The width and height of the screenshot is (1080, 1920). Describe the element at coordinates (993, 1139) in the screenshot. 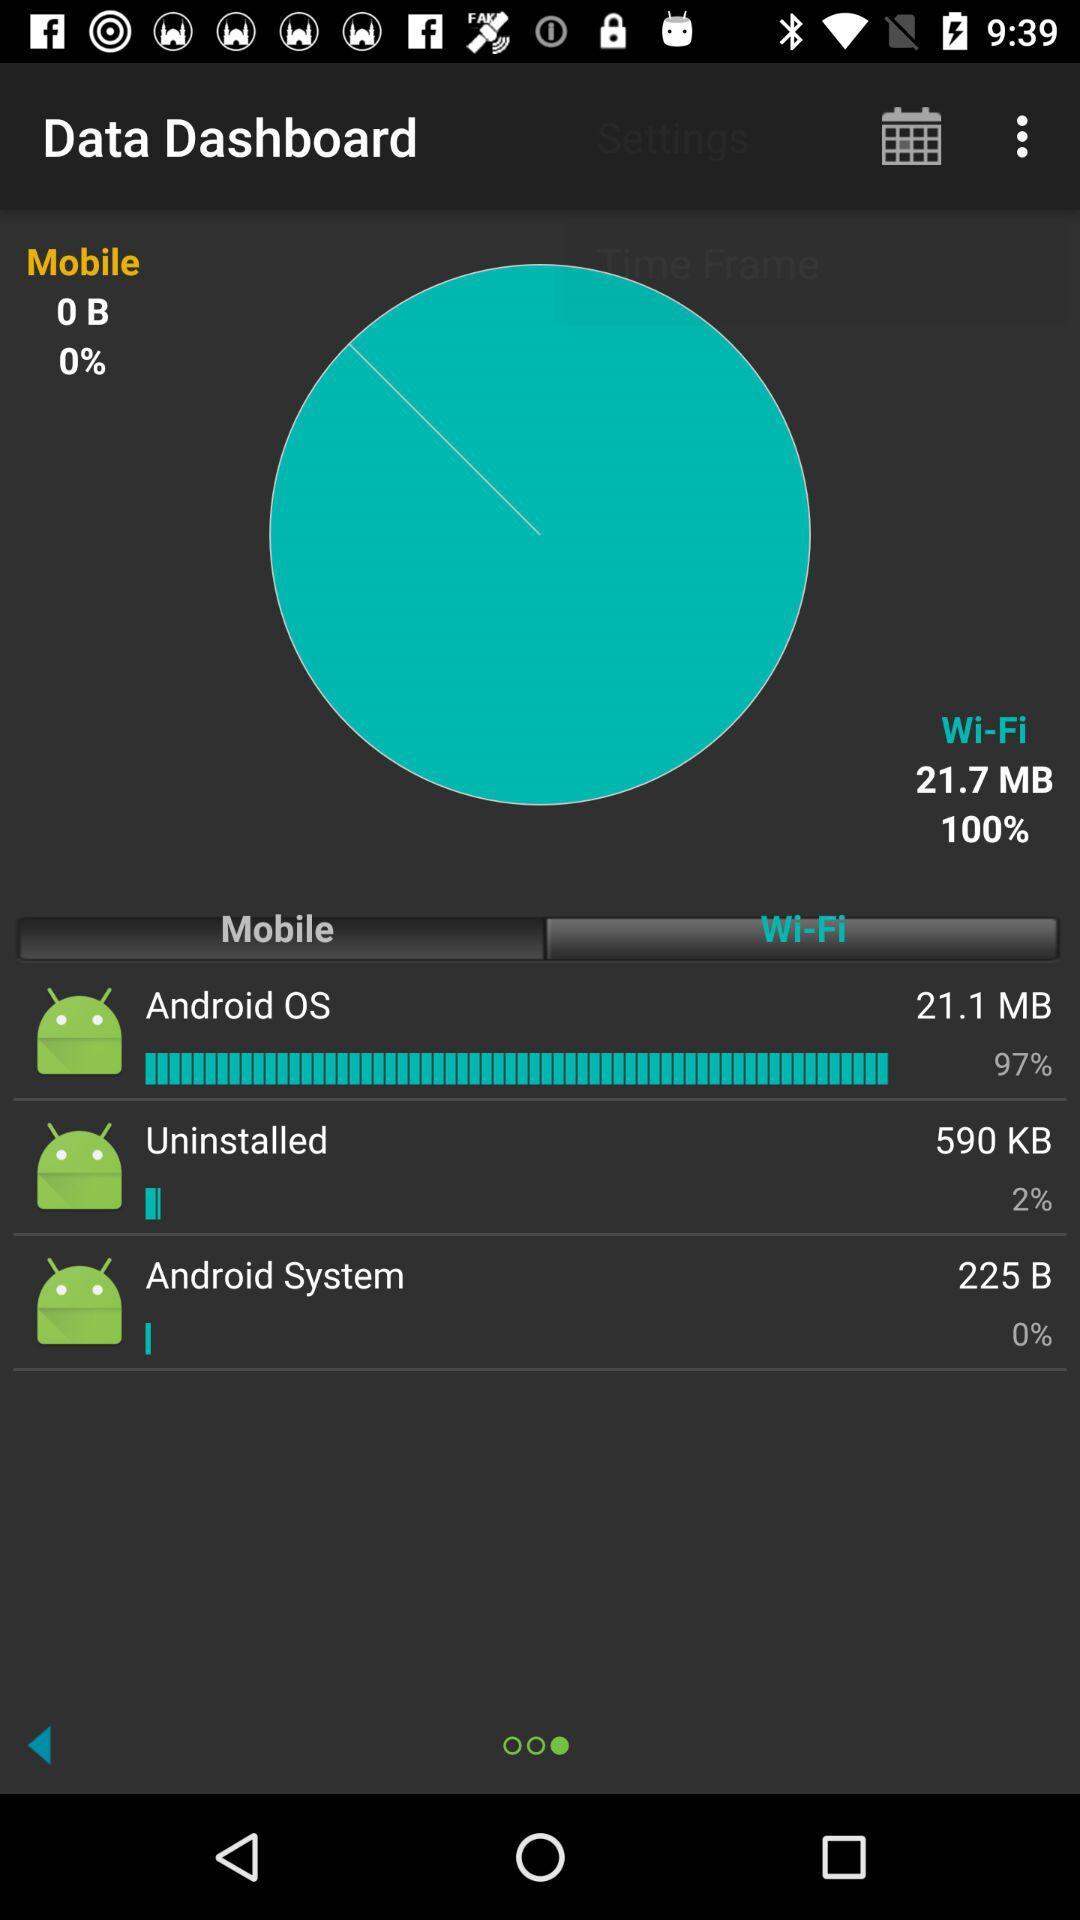

I see `app above the 2%` at that location.